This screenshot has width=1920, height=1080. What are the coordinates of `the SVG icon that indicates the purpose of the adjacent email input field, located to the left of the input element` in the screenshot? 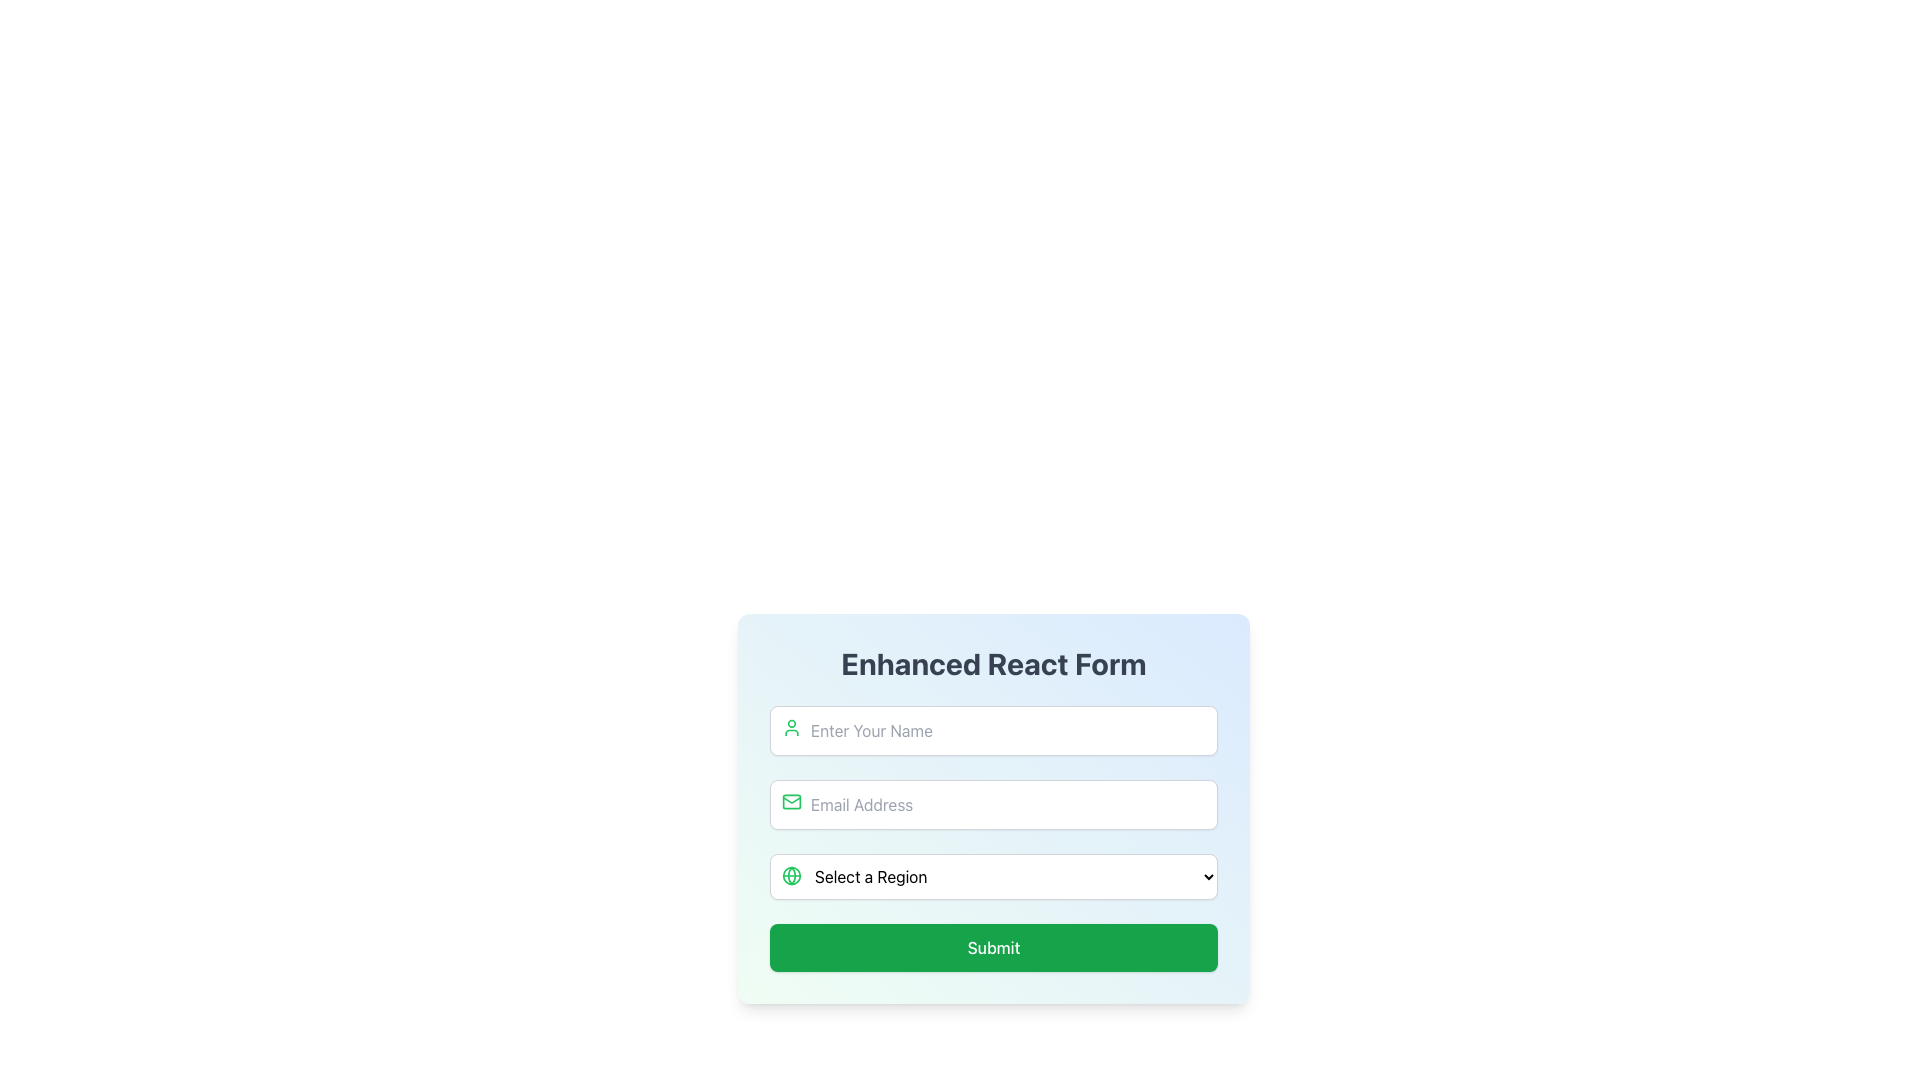 It's located at (791, 801).